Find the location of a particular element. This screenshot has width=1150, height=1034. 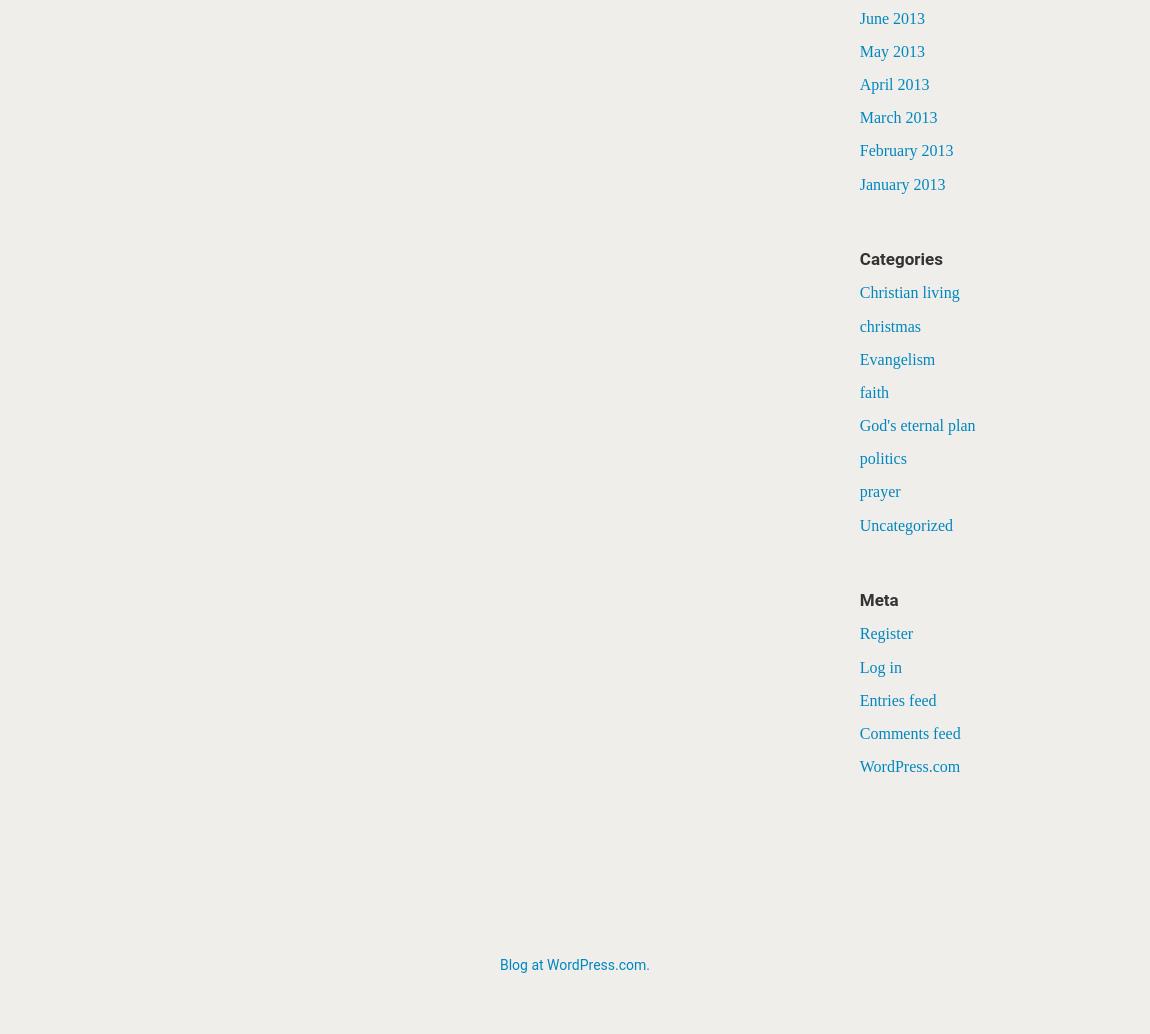

'June 2013' is located at coordinates (858, 17).